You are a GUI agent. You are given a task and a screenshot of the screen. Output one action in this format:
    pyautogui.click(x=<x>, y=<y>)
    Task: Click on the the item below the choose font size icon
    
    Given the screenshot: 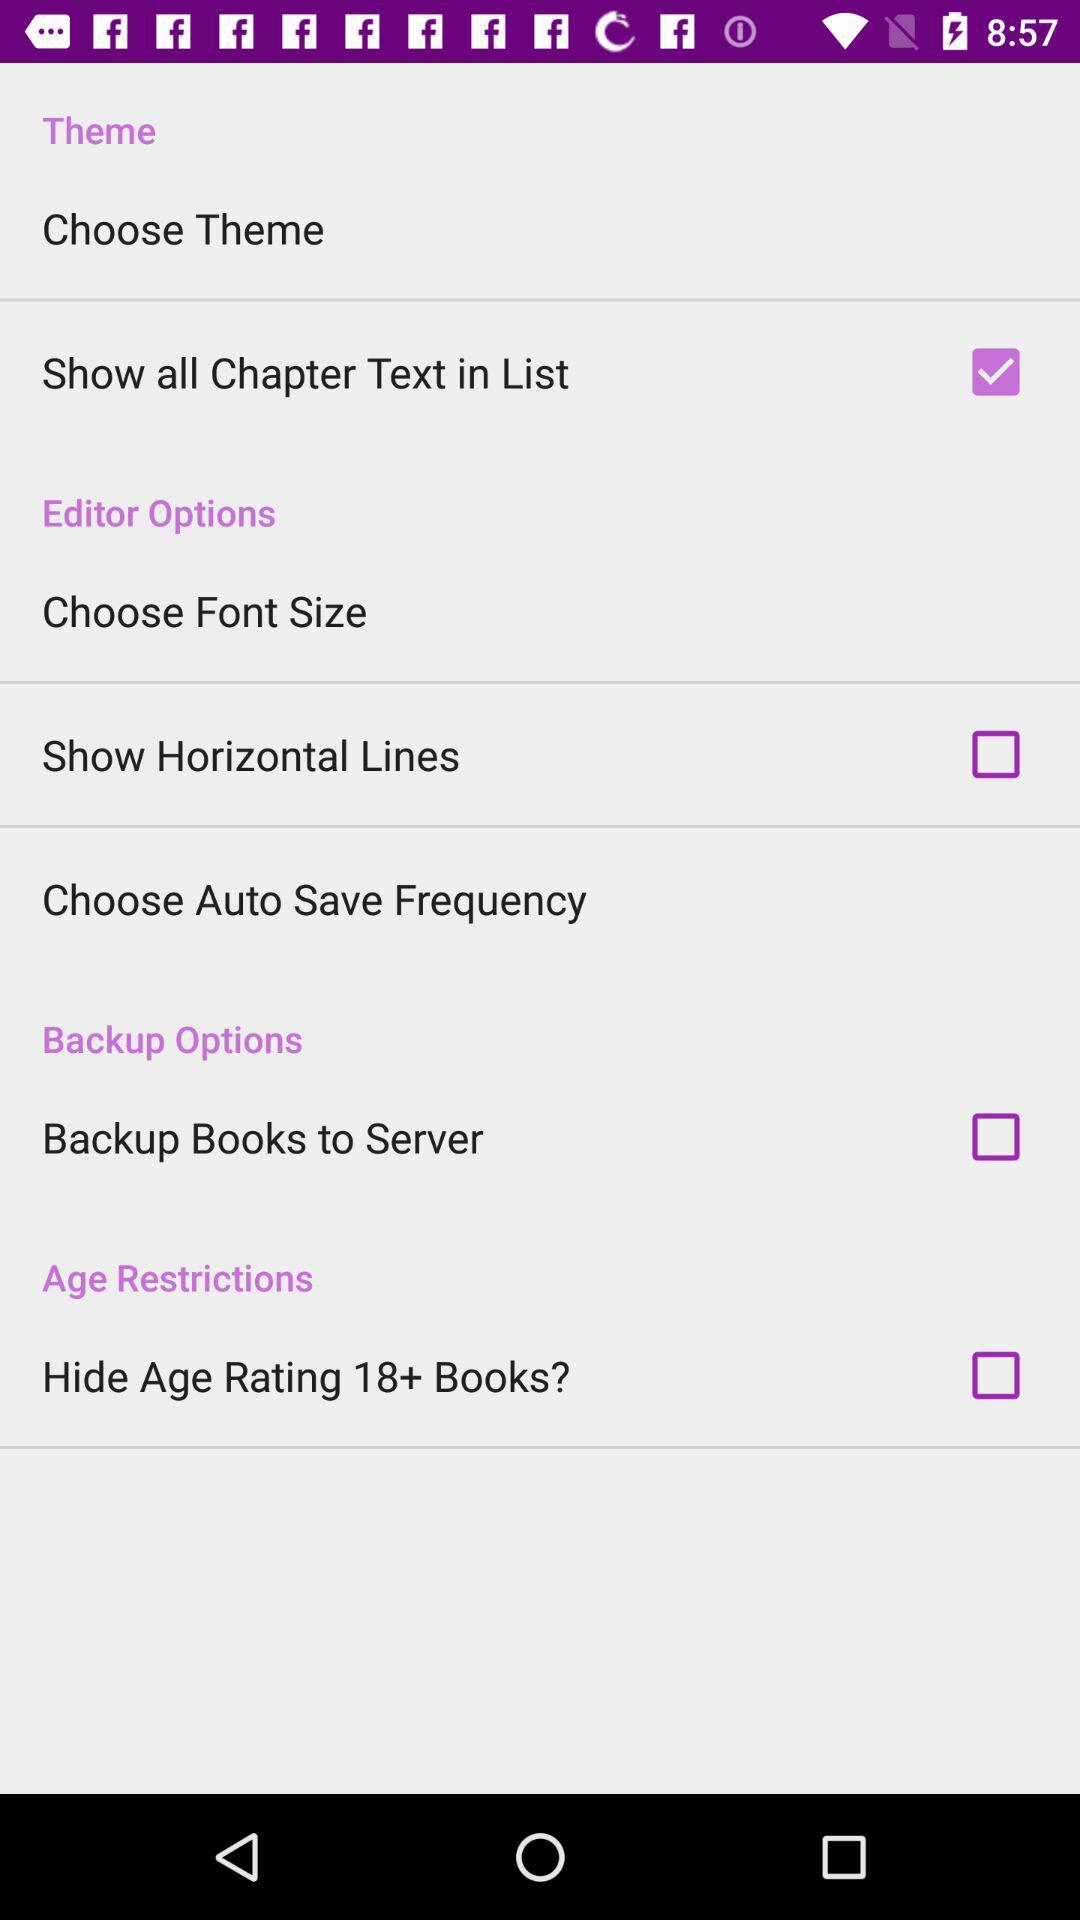 What is the action you would take?
    pyautogui.click(x=250, y=753)
    